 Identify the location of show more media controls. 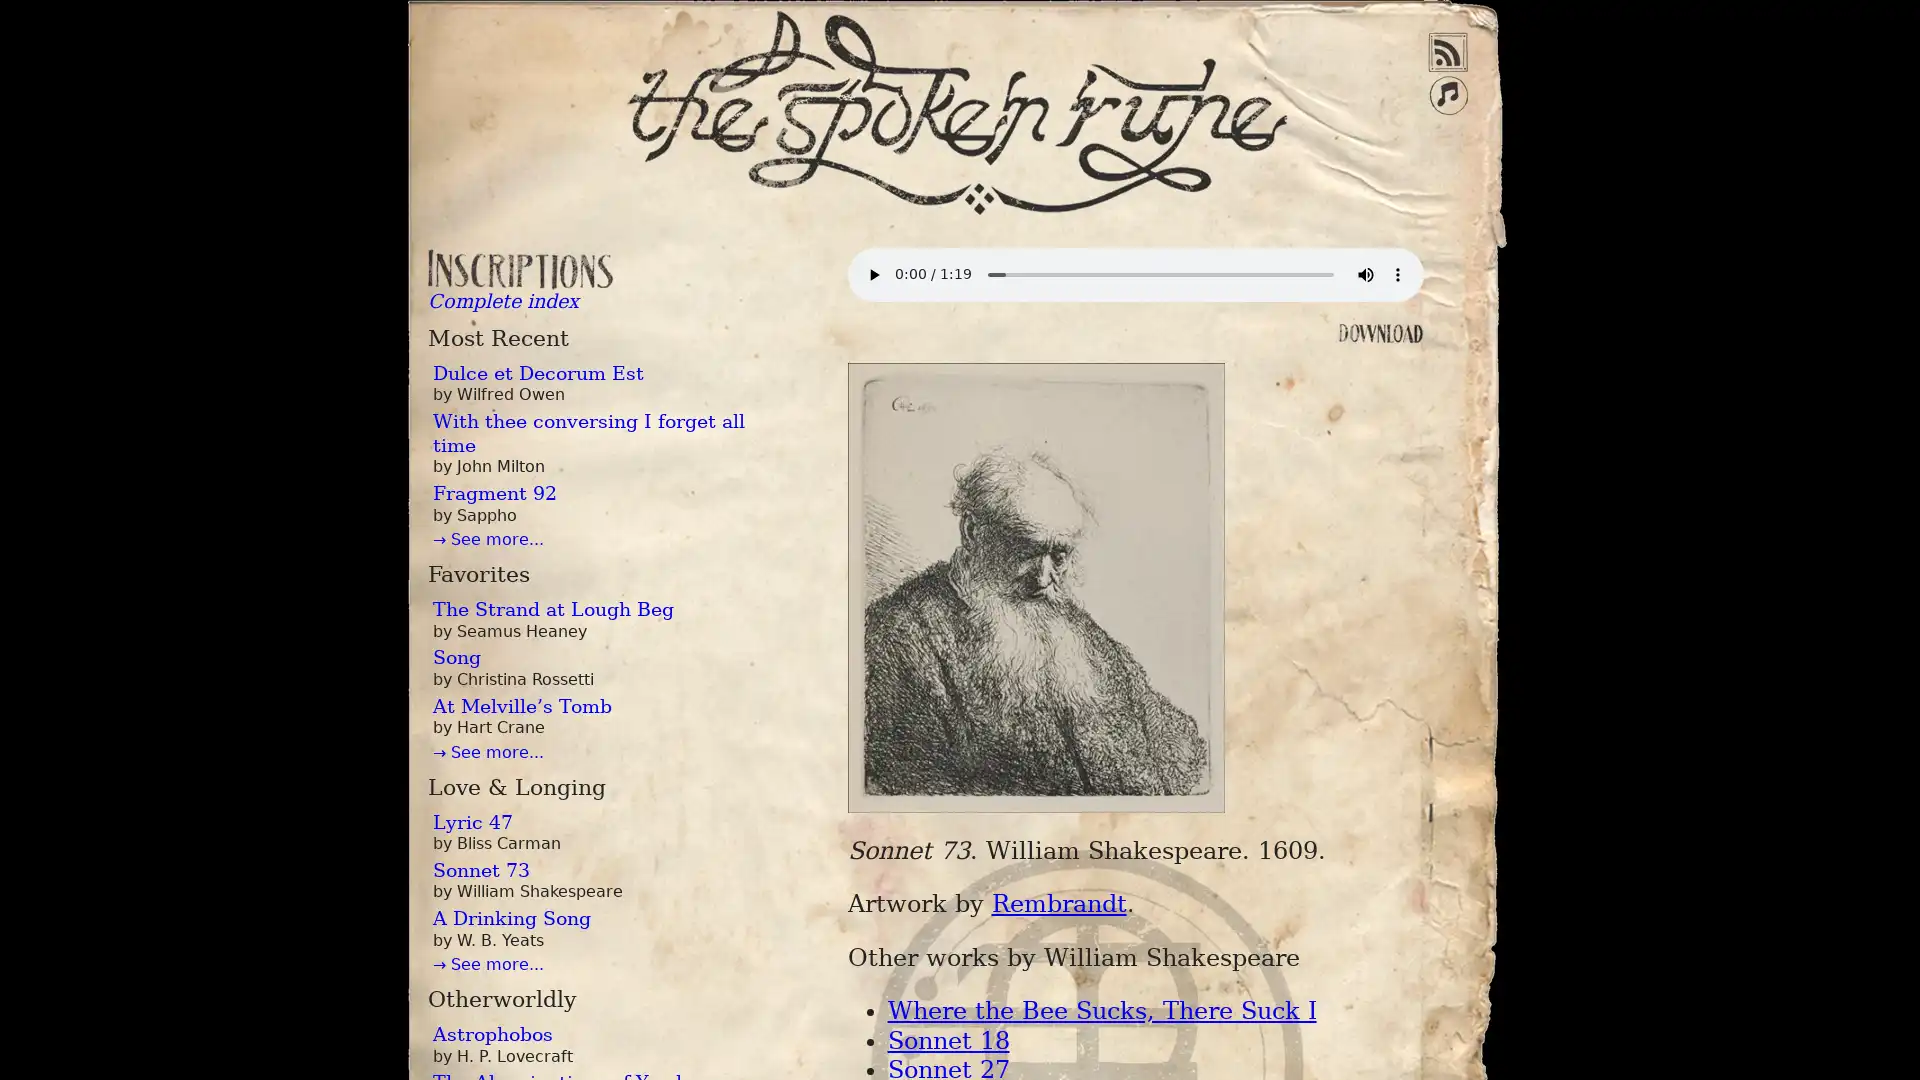
(1395, 274).